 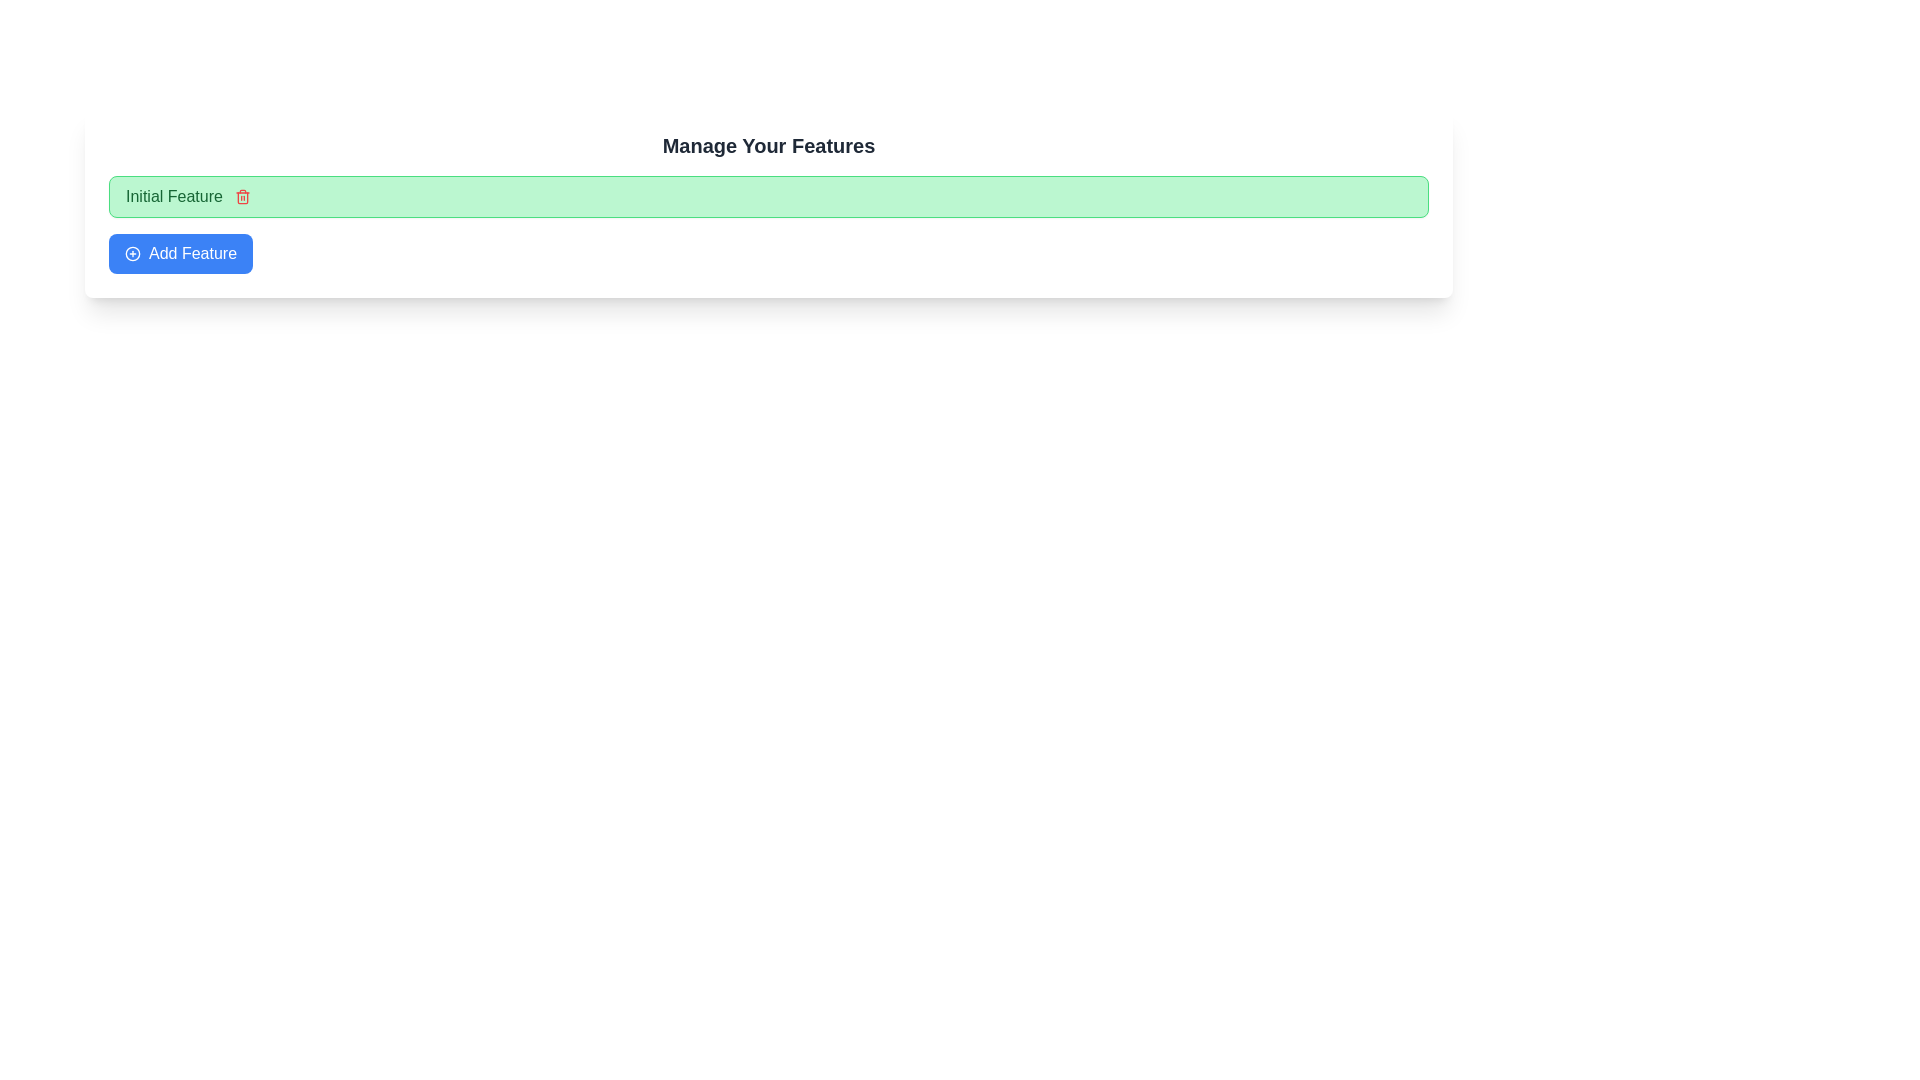 What do you see at coordinates (241, 196) in the screenshot?
I see `the trash icon to remove the 'Initial Feature' chip` at bounding box center [241, 196].